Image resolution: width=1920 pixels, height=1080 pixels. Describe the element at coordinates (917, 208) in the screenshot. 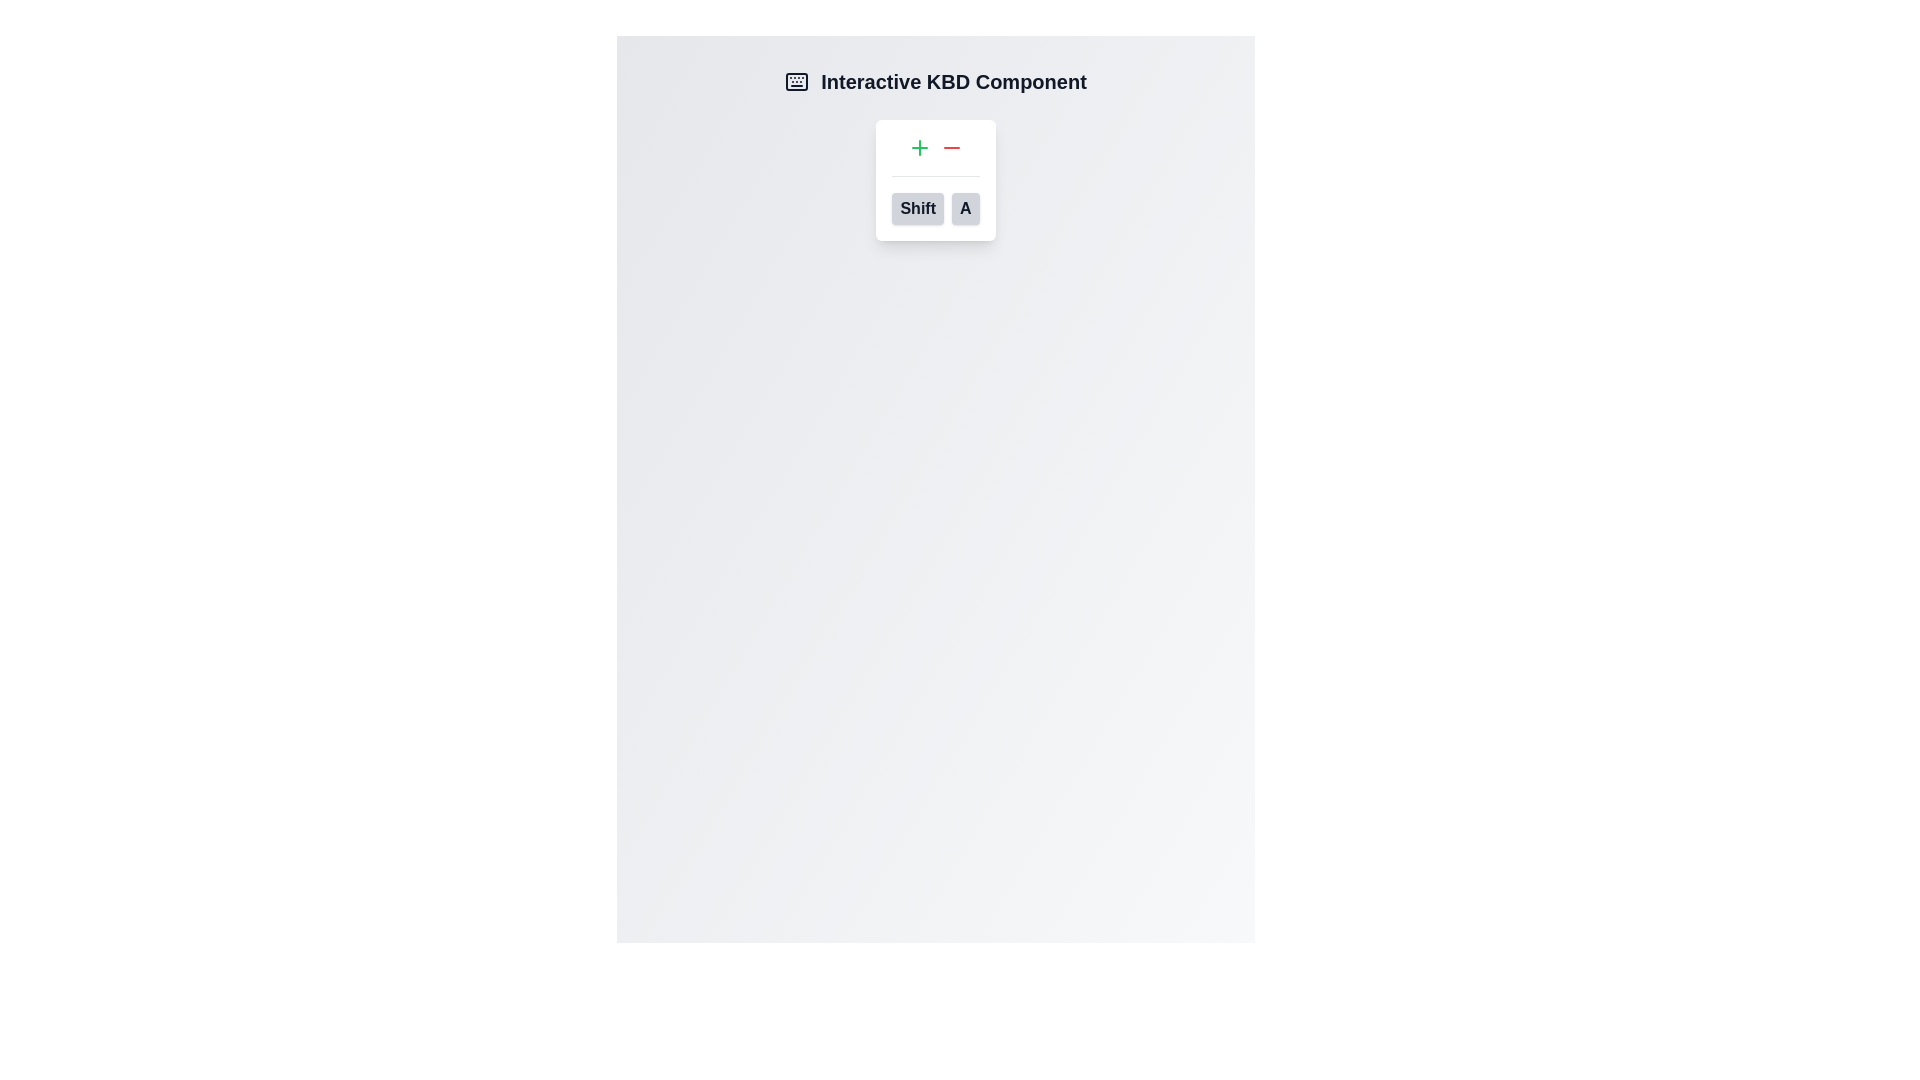

I see `the rectangular button labeled 'Shift' with a gray background, located at the top-central portion of the interface, which is the first button from the left in a row of two buttons` at that location.